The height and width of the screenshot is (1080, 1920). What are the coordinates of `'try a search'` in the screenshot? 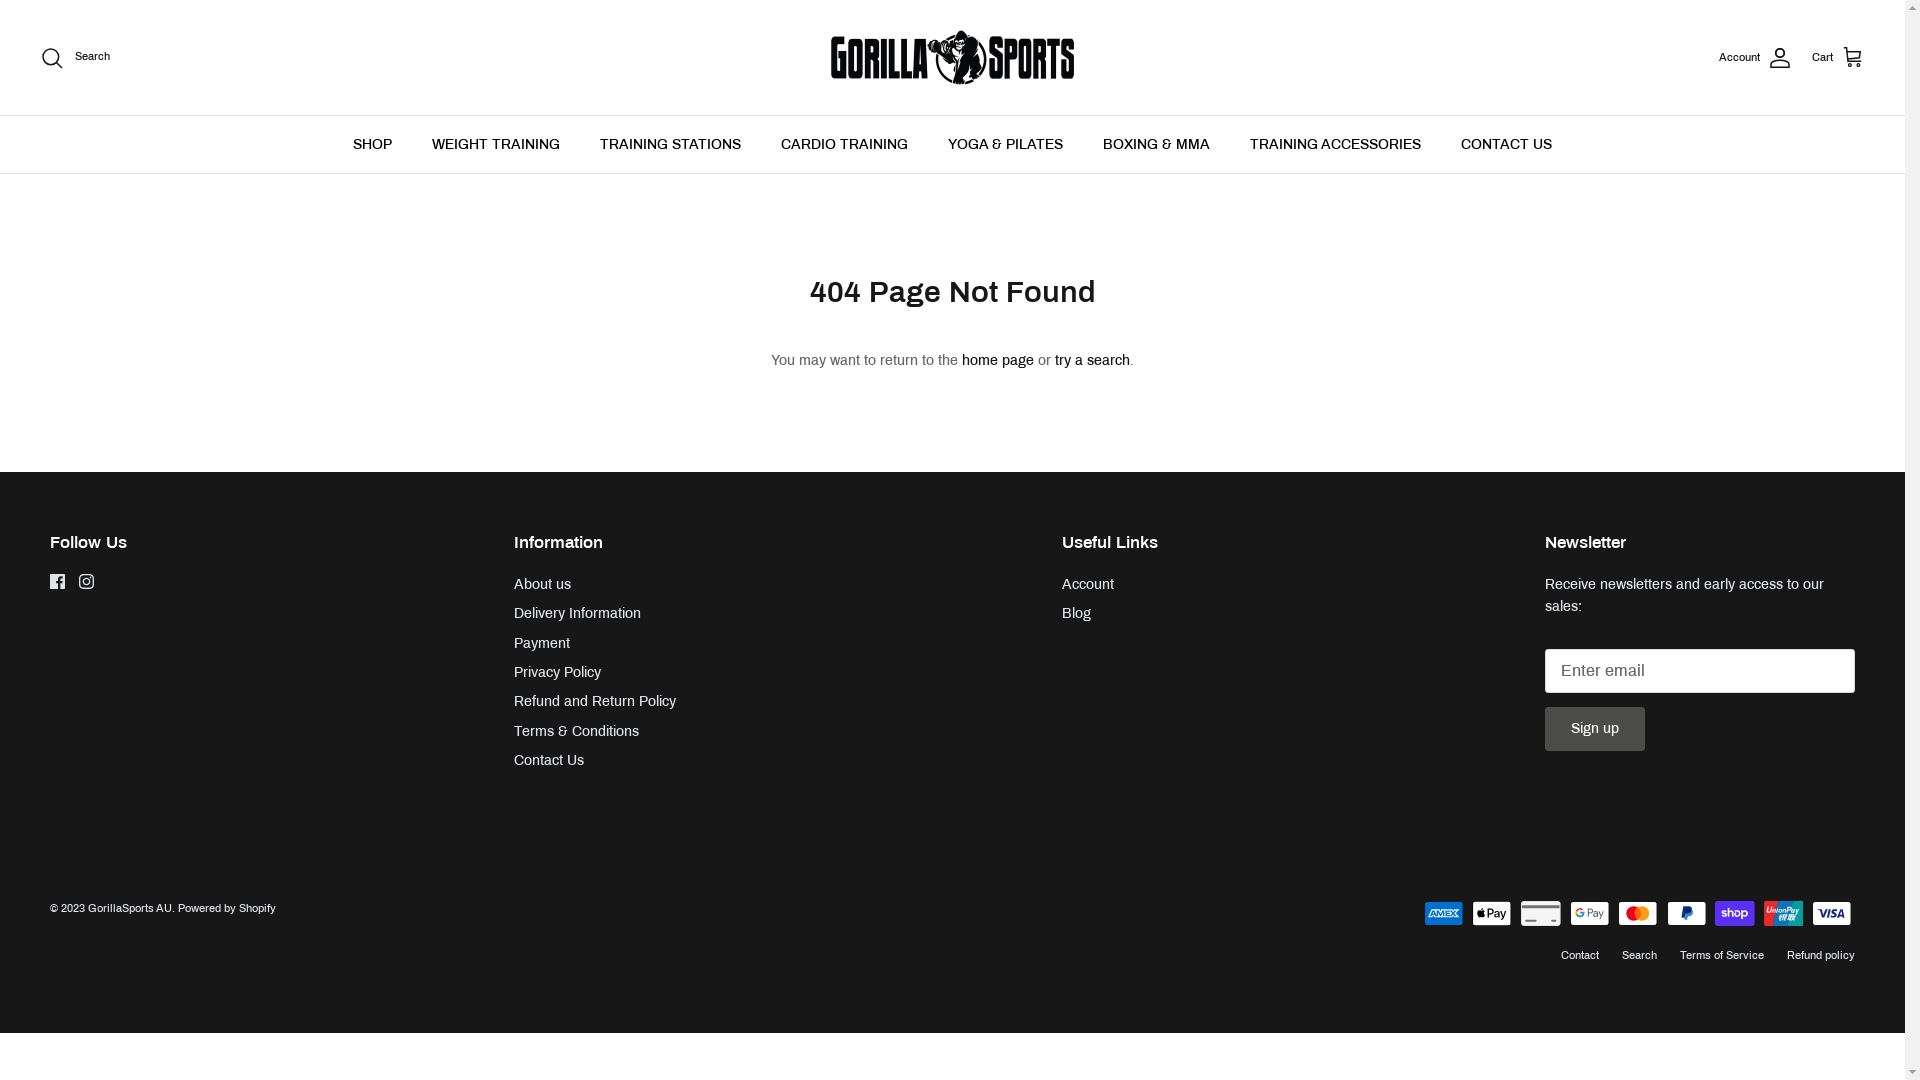 It's located at (1054, 360).